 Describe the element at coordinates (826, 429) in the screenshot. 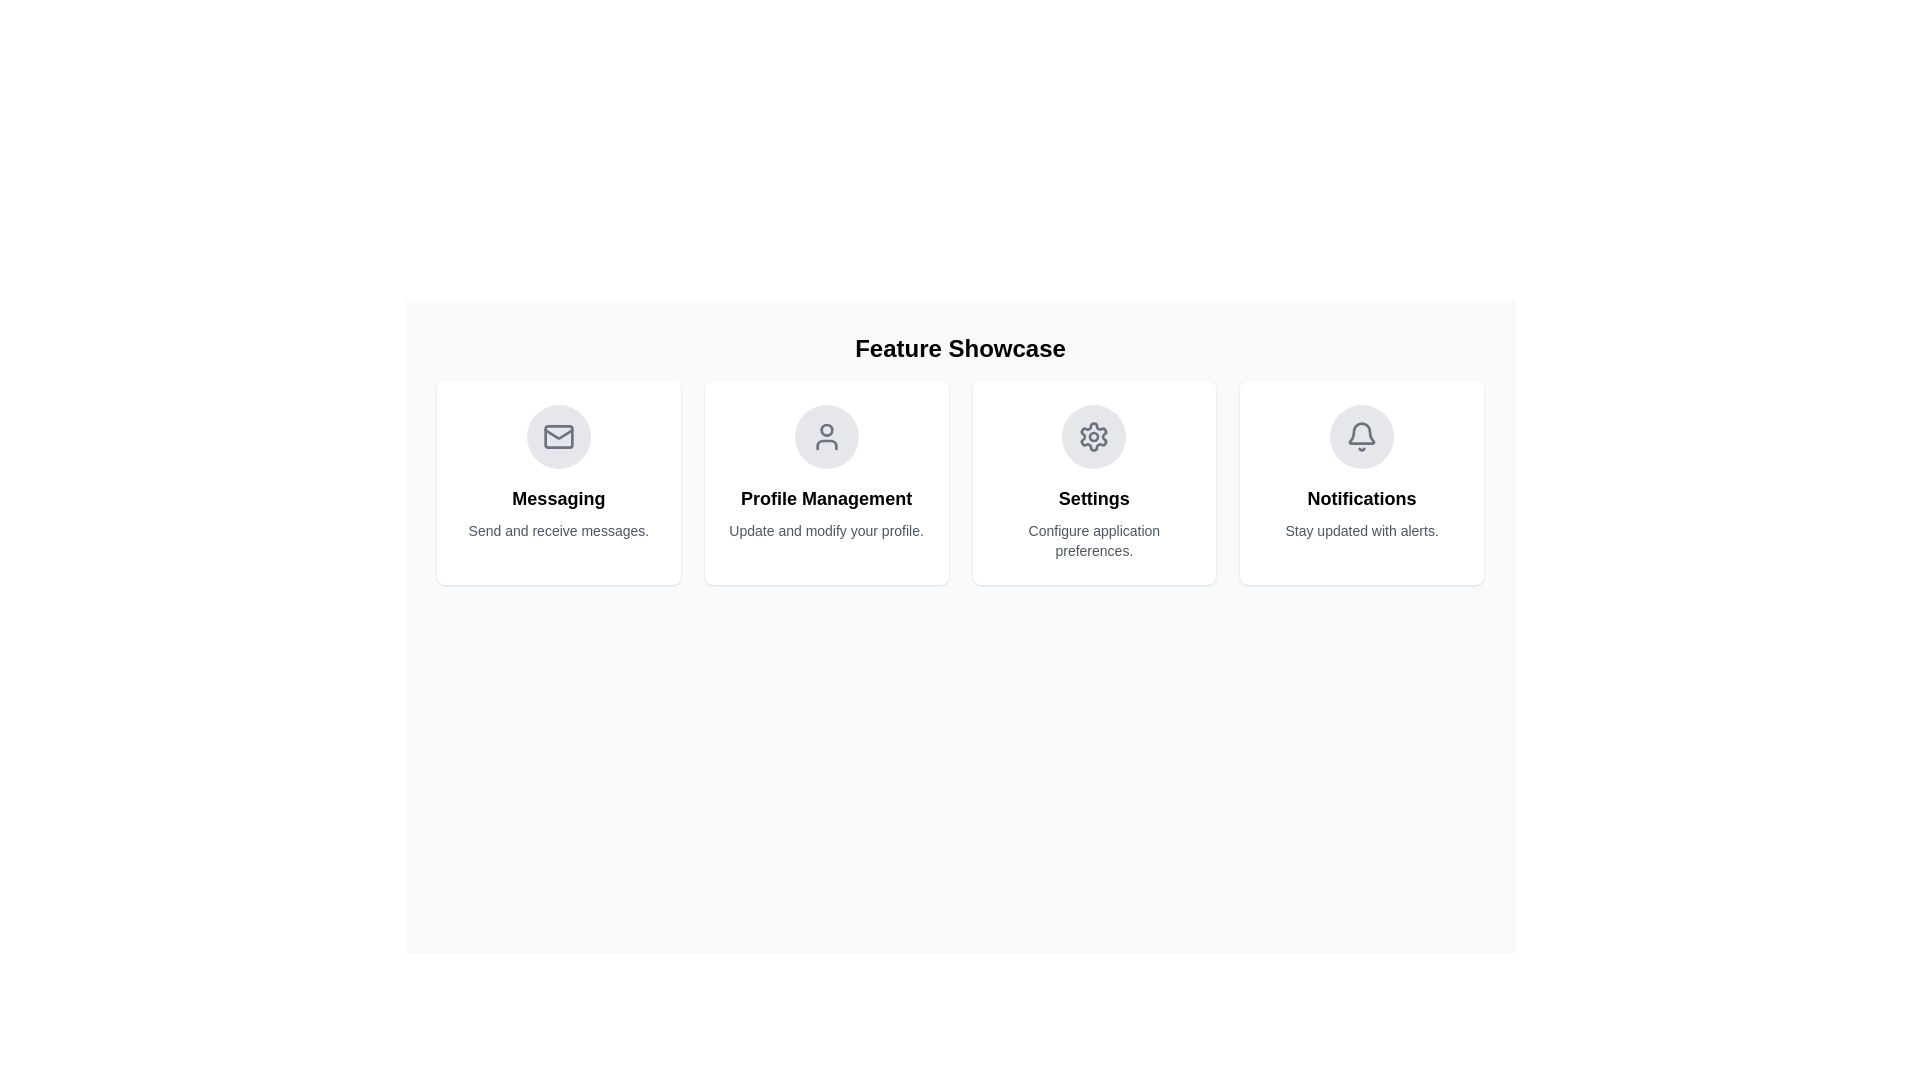

I see `the circular user profile icon located at the upper center of the 'Profile Management' card, which is beneath the 'Feature Showcase' title` at that location.